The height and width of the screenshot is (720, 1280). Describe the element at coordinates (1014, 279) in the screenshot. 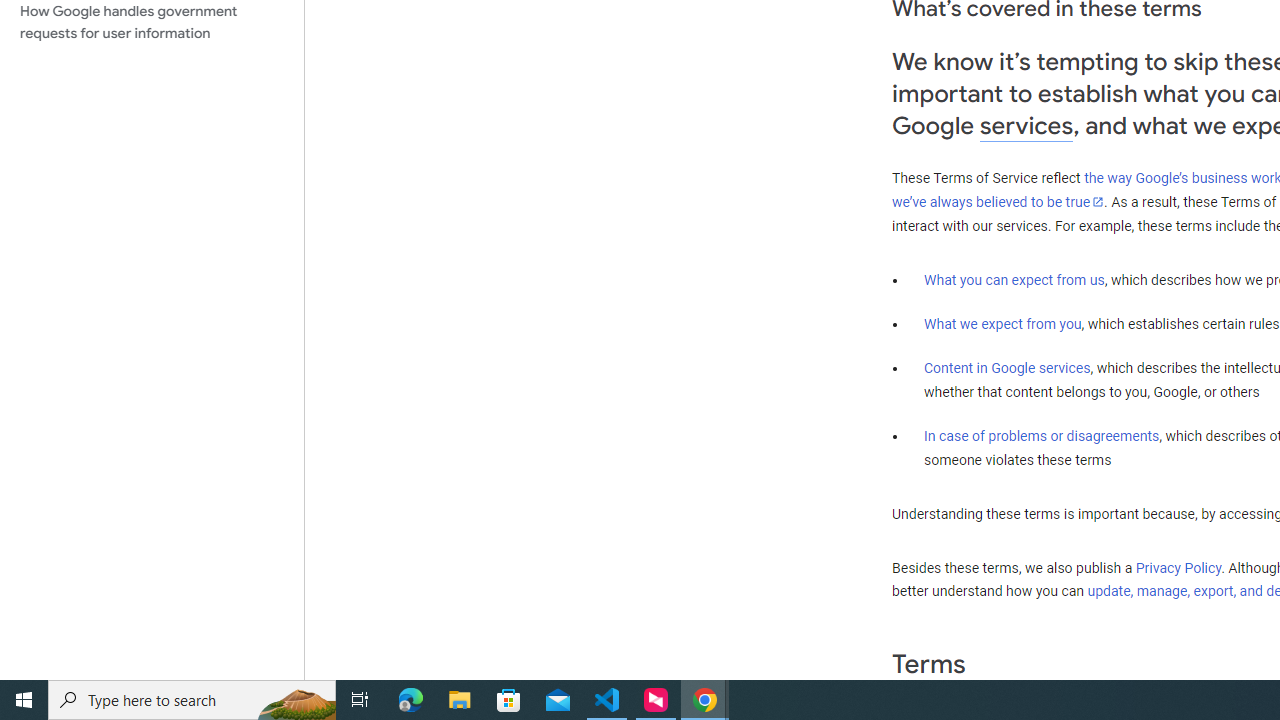

I see `'What you can expect from us'` at that location.